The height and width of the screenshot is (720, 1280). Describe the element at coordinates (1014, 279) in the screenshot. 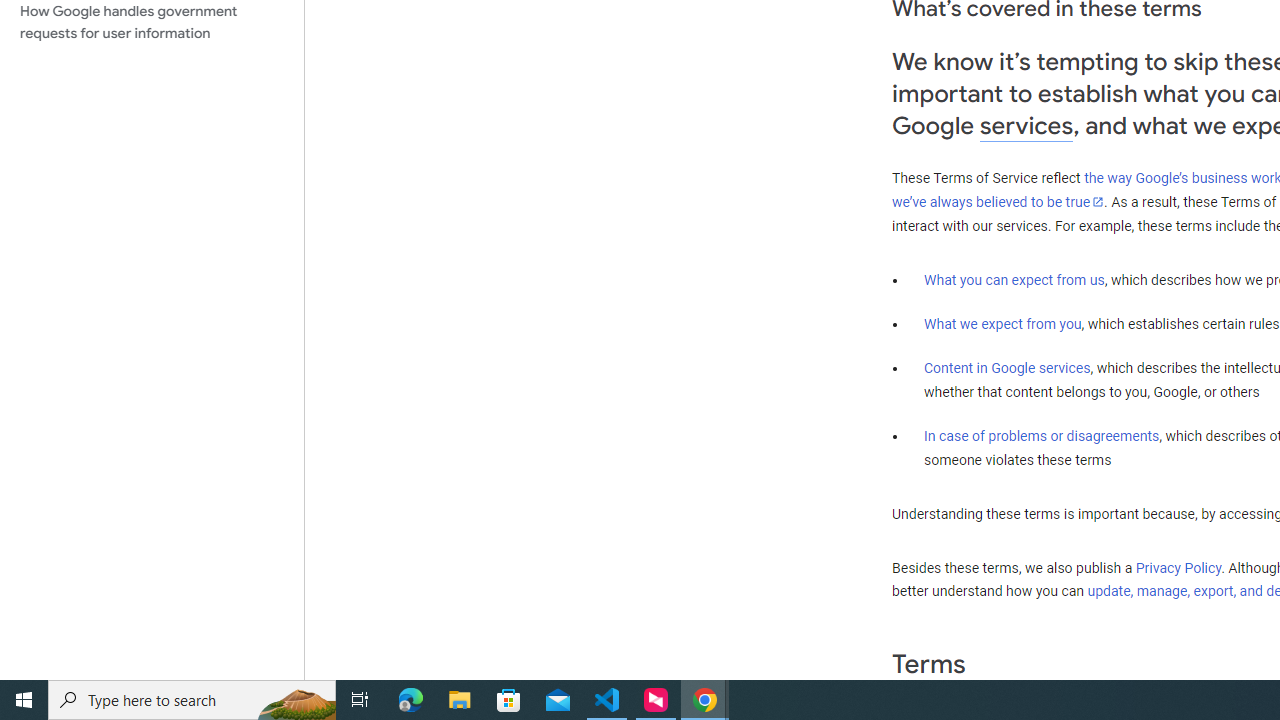

I see `'What you can expect from us'` at that location.